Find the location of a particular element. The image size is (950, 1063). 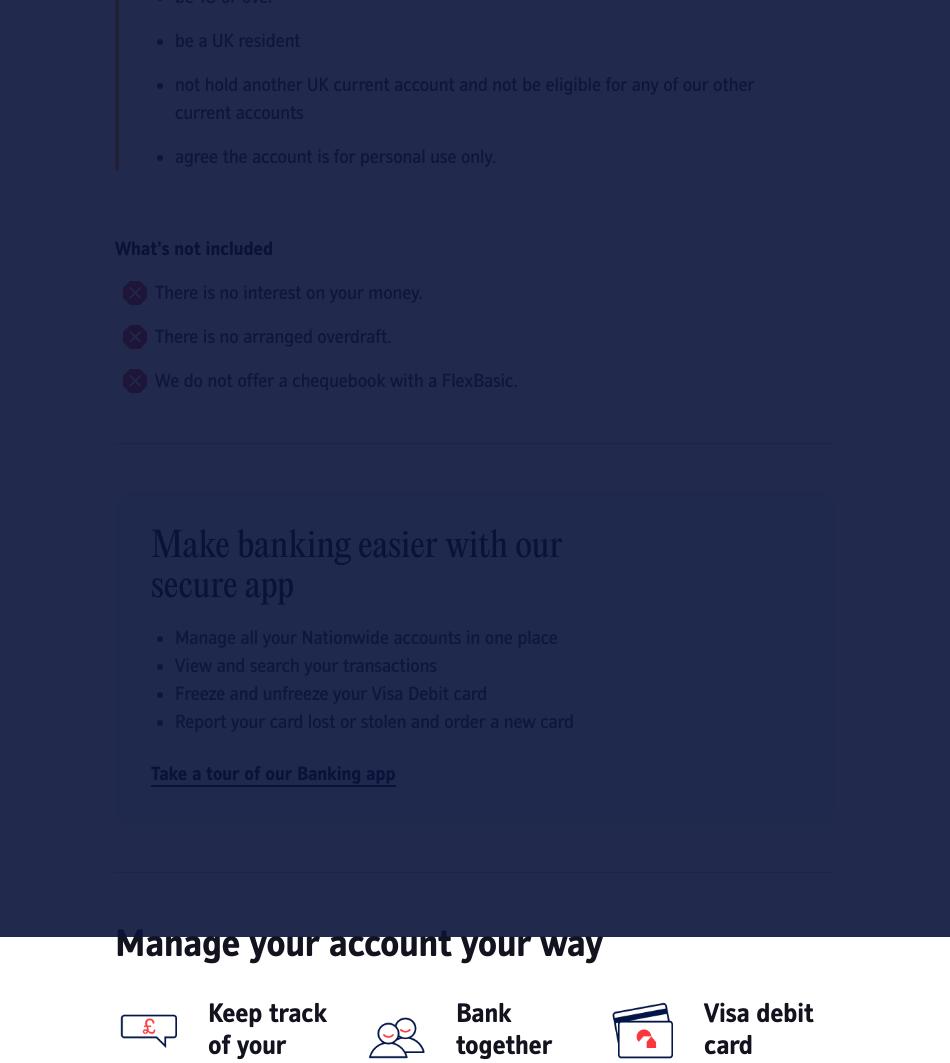

'Visa debit card' is located at coordinates (757, 1027).